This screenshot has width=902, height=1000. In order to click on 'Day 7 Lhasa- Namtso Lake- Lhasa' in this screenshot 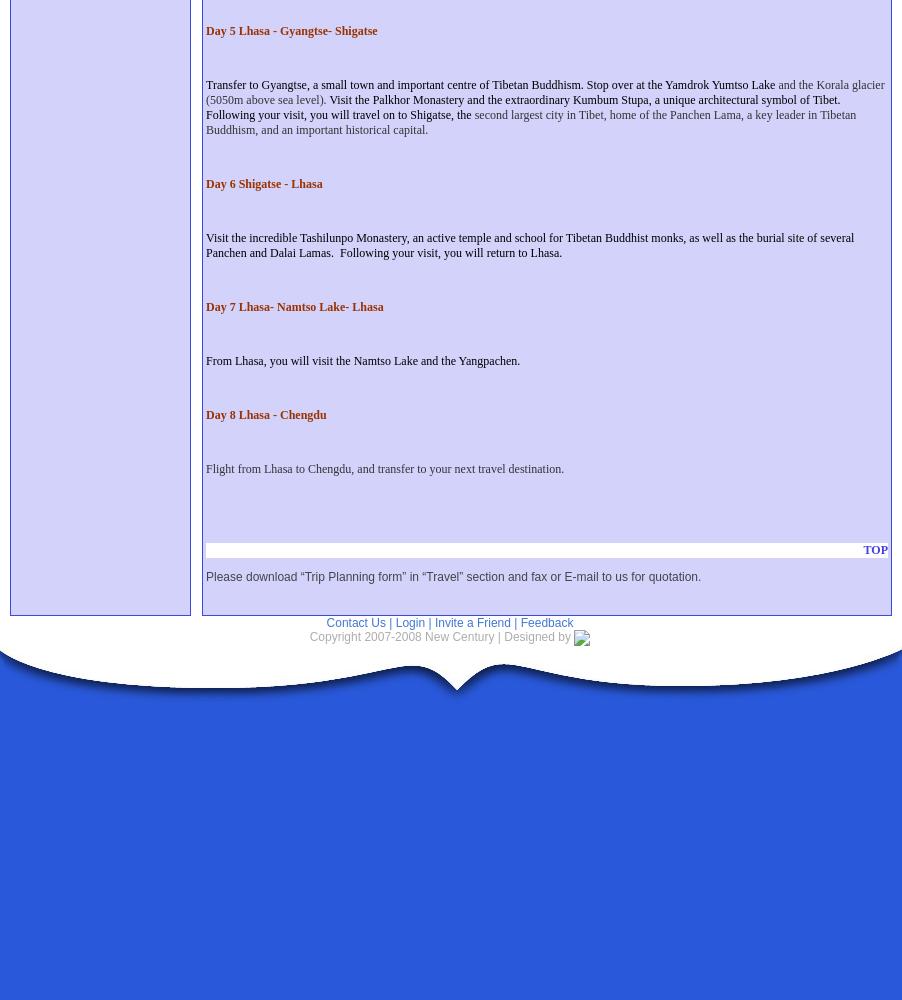, I will do `click(294, 307)`.